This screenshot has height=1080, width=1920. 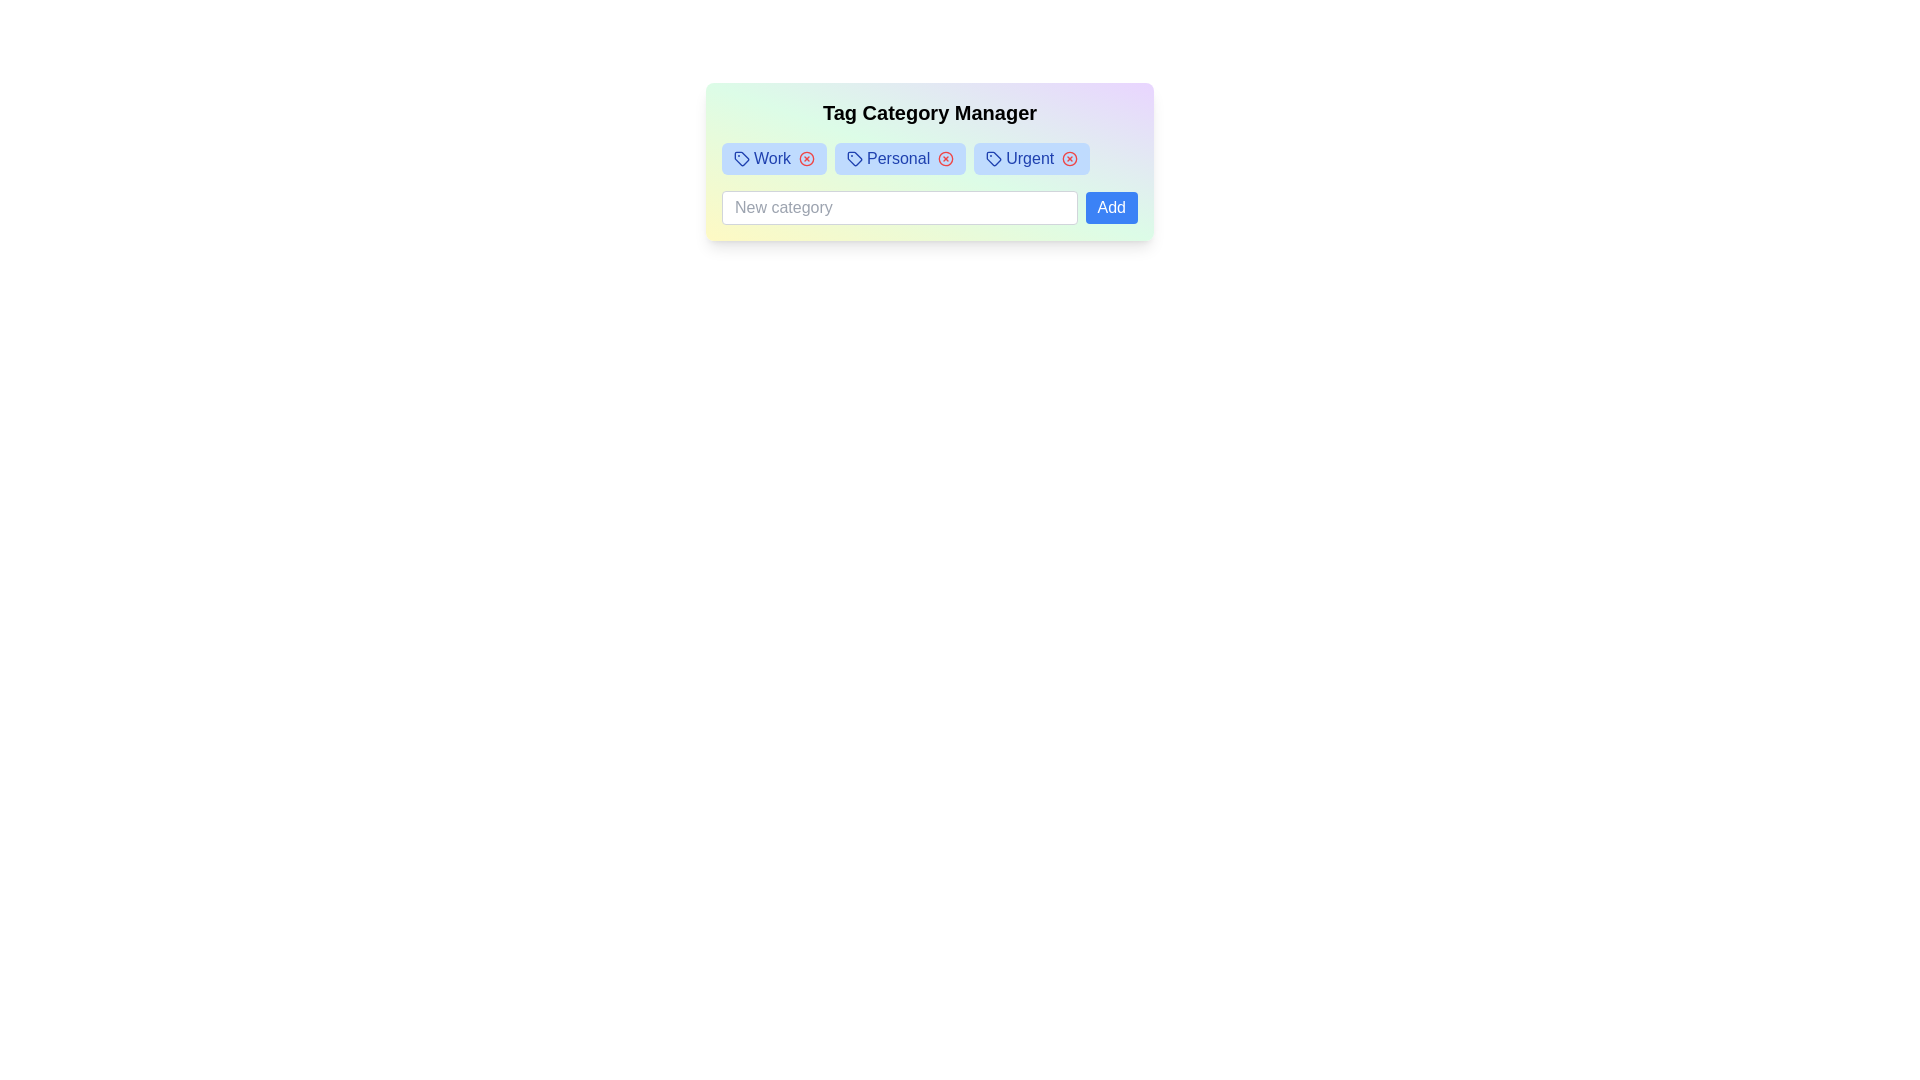 I want to click on the button to the immediate right of the 'New category' input field, so click(x=1110, y=208).